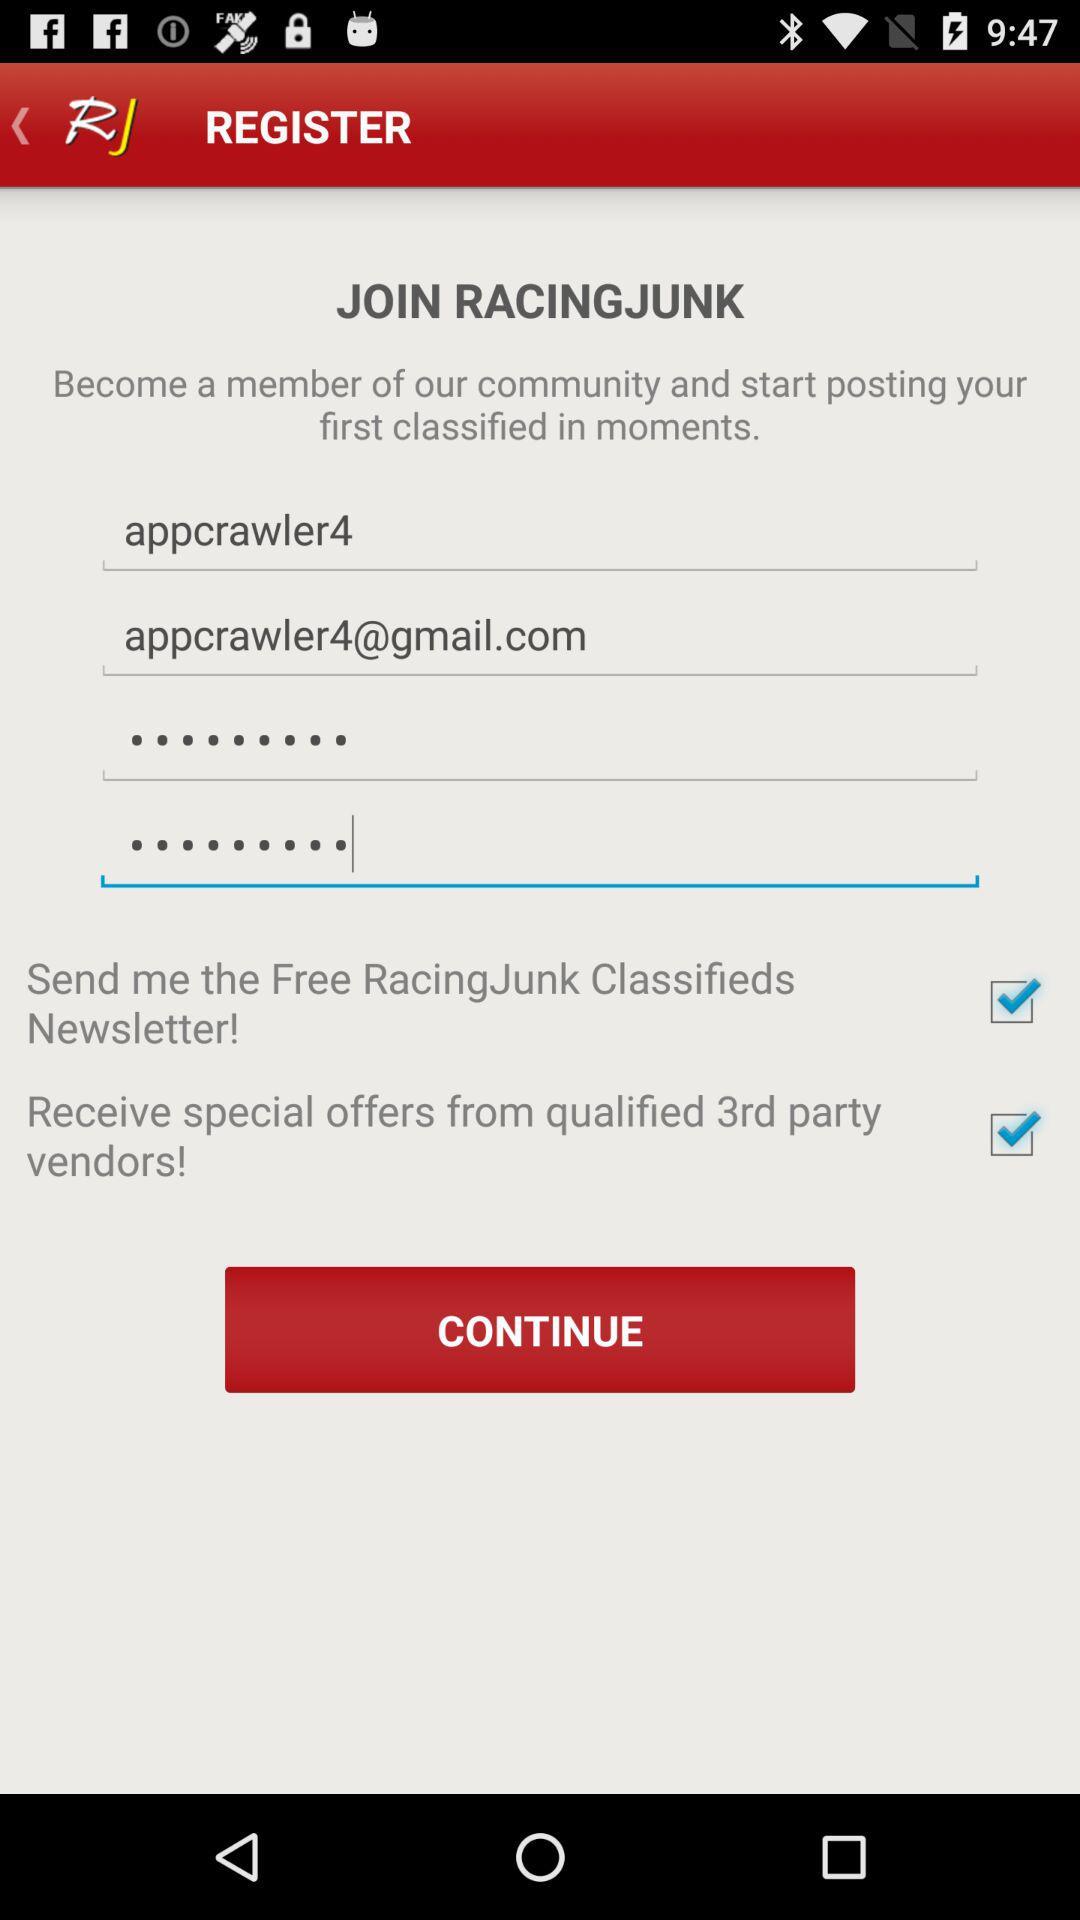 This screenshot has height=1920, width=1080. What do you see at coordinates (1011, 1134) in the screenshot?
I see `opt in or out for special offers` at bounding box center [1011, 1134].